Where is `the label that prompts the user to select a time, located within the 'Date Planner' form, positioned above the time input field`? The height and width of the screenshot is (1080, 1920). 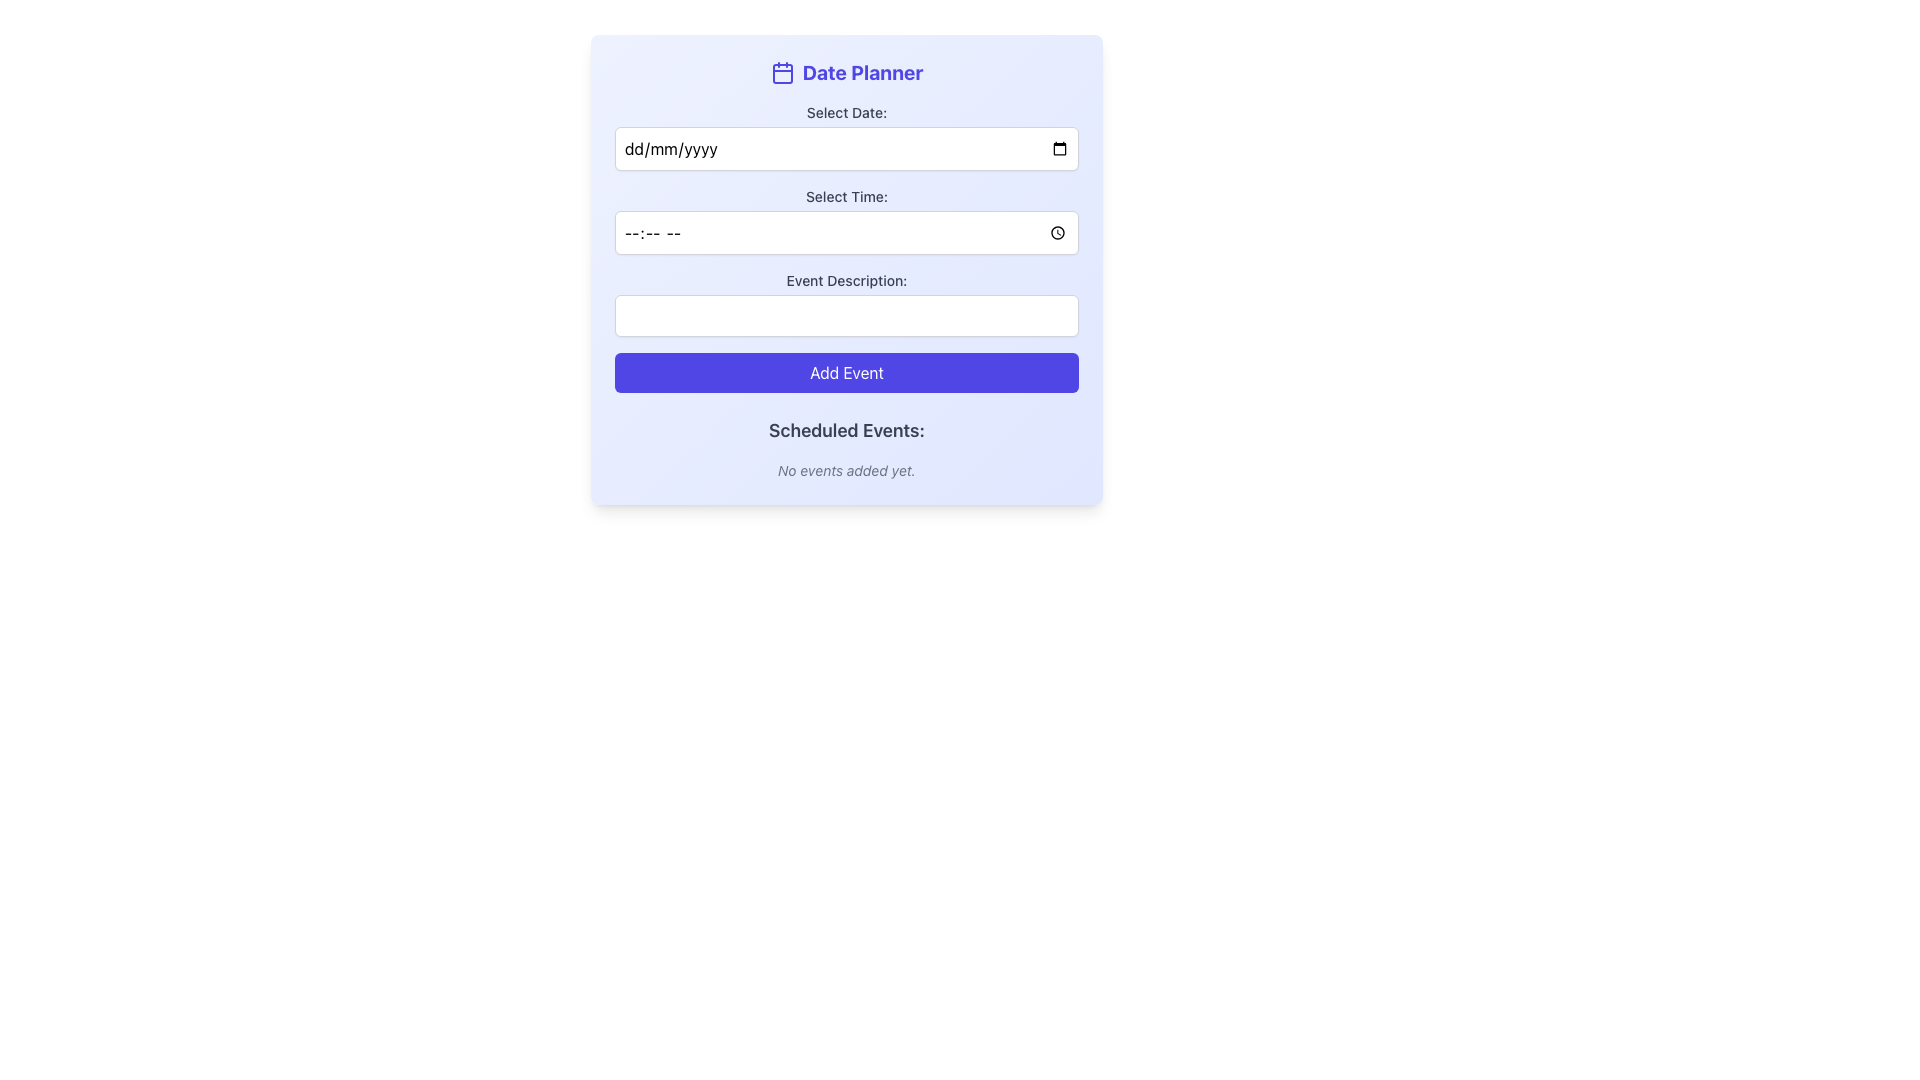 the label that prompts the user to select a time, located within the 'Date Planner' form, positioned above the time input field is located at coordinates (846, 196).